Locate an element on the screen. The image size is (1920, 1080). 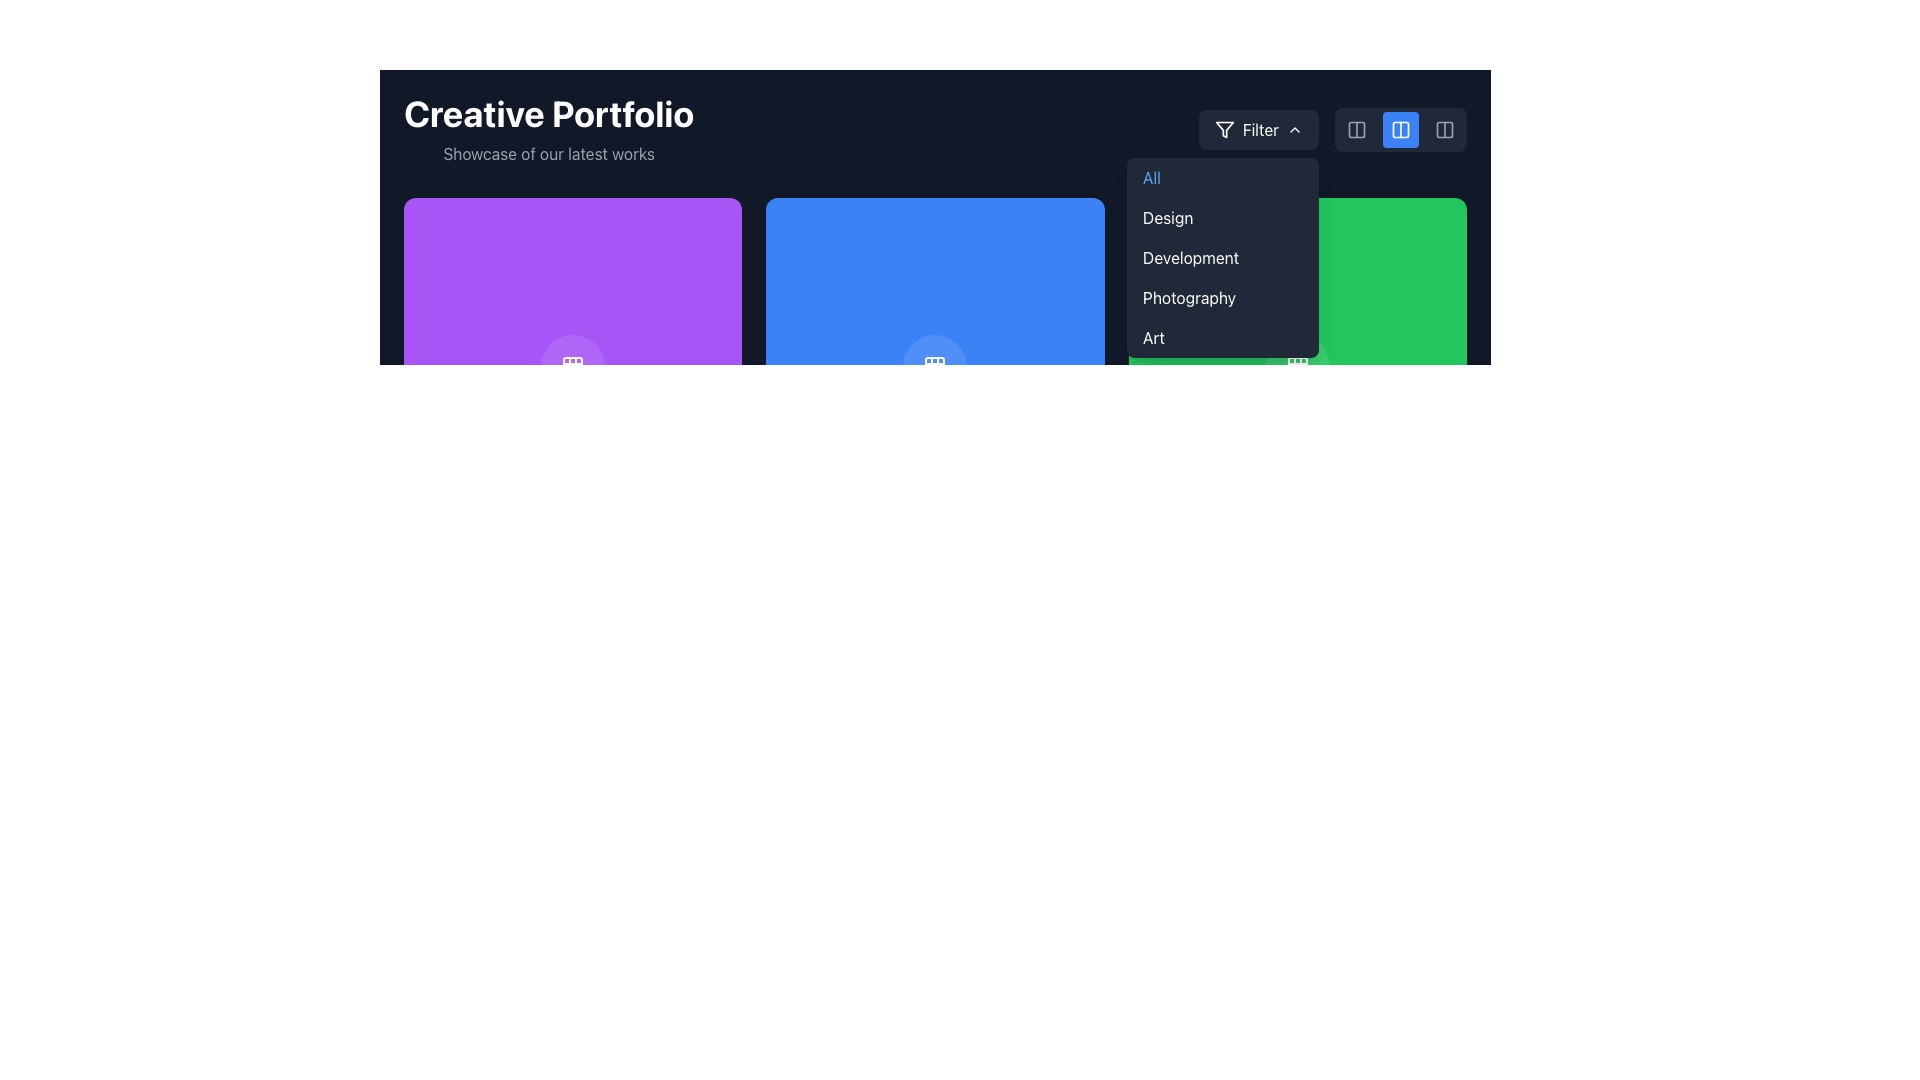
the circular button with a semi-transparent white background and a 3x3 grid icon in the center is located at coordinates (572, 367).